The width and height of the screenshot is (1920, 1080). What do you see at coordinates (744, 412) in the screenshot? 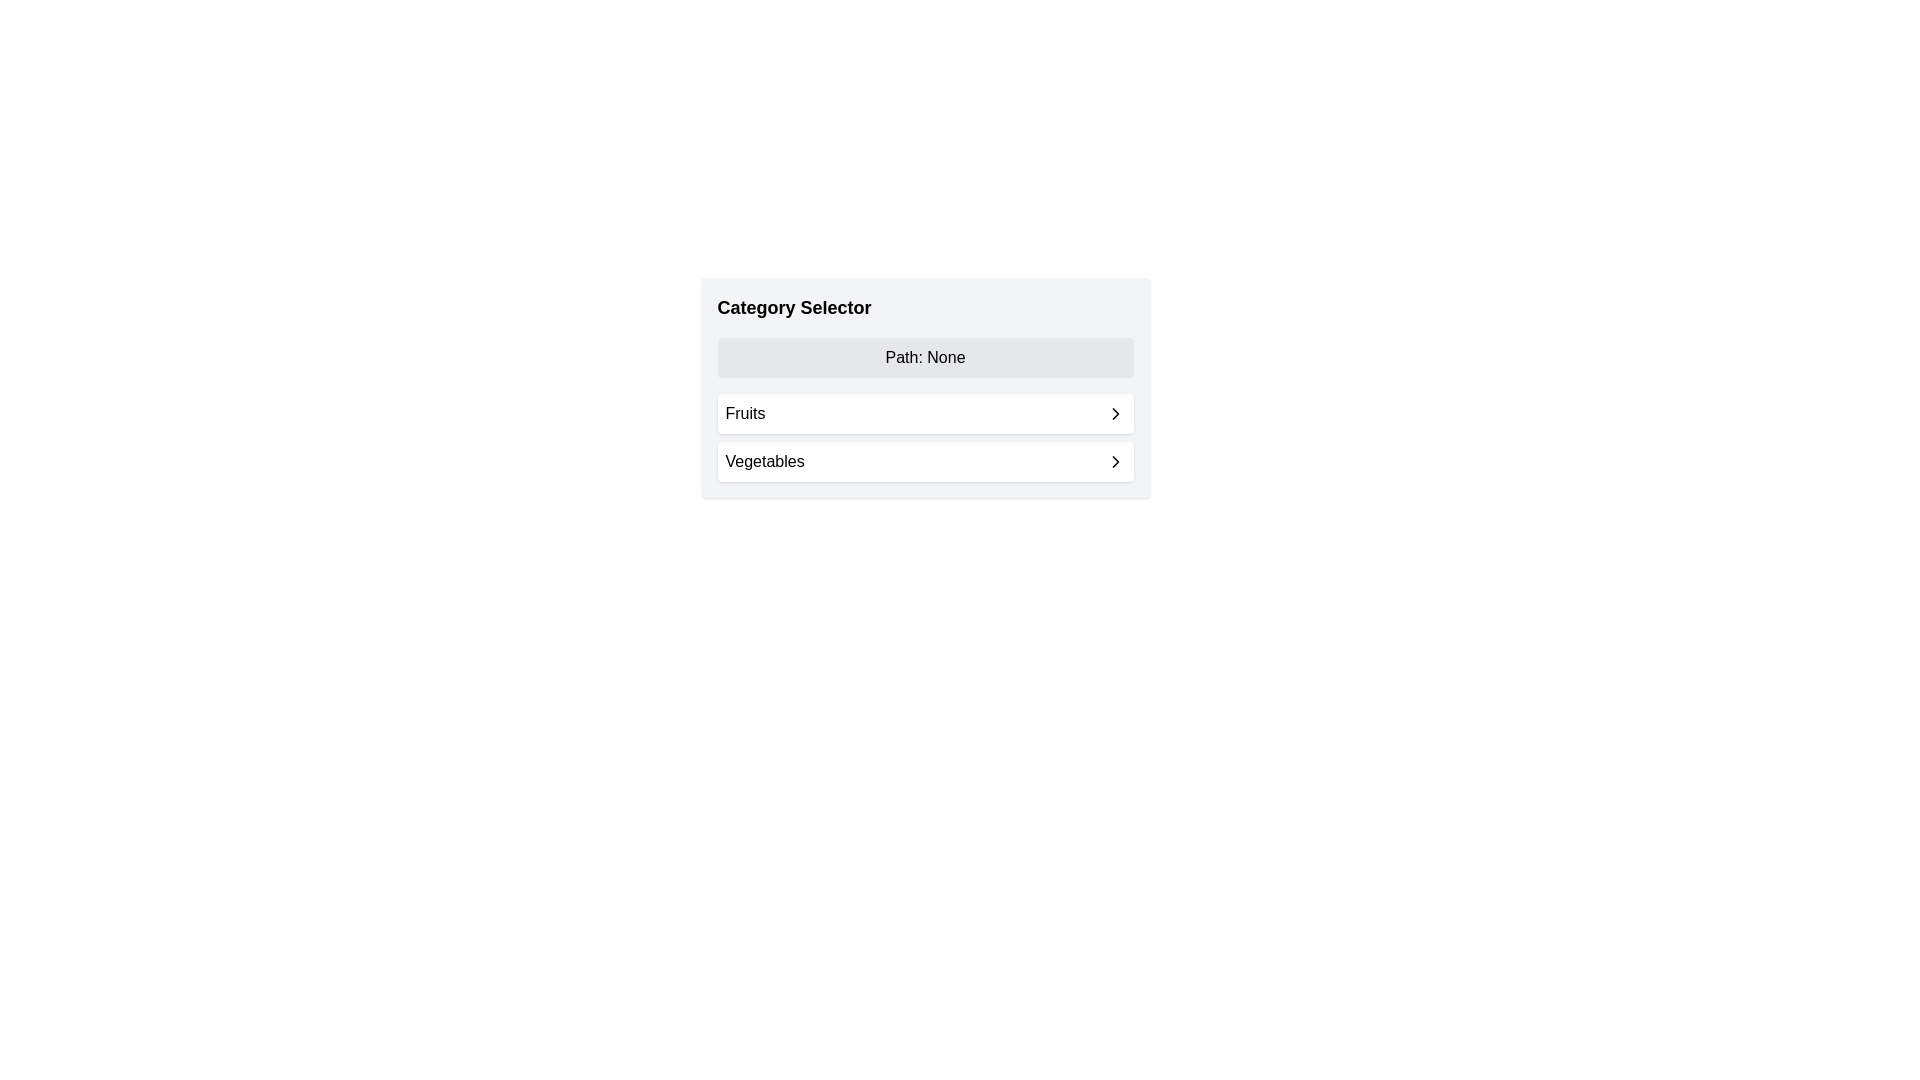
I see `the 'Fruits' text label in the Category Selector menu` at bounding box center [744, 412].